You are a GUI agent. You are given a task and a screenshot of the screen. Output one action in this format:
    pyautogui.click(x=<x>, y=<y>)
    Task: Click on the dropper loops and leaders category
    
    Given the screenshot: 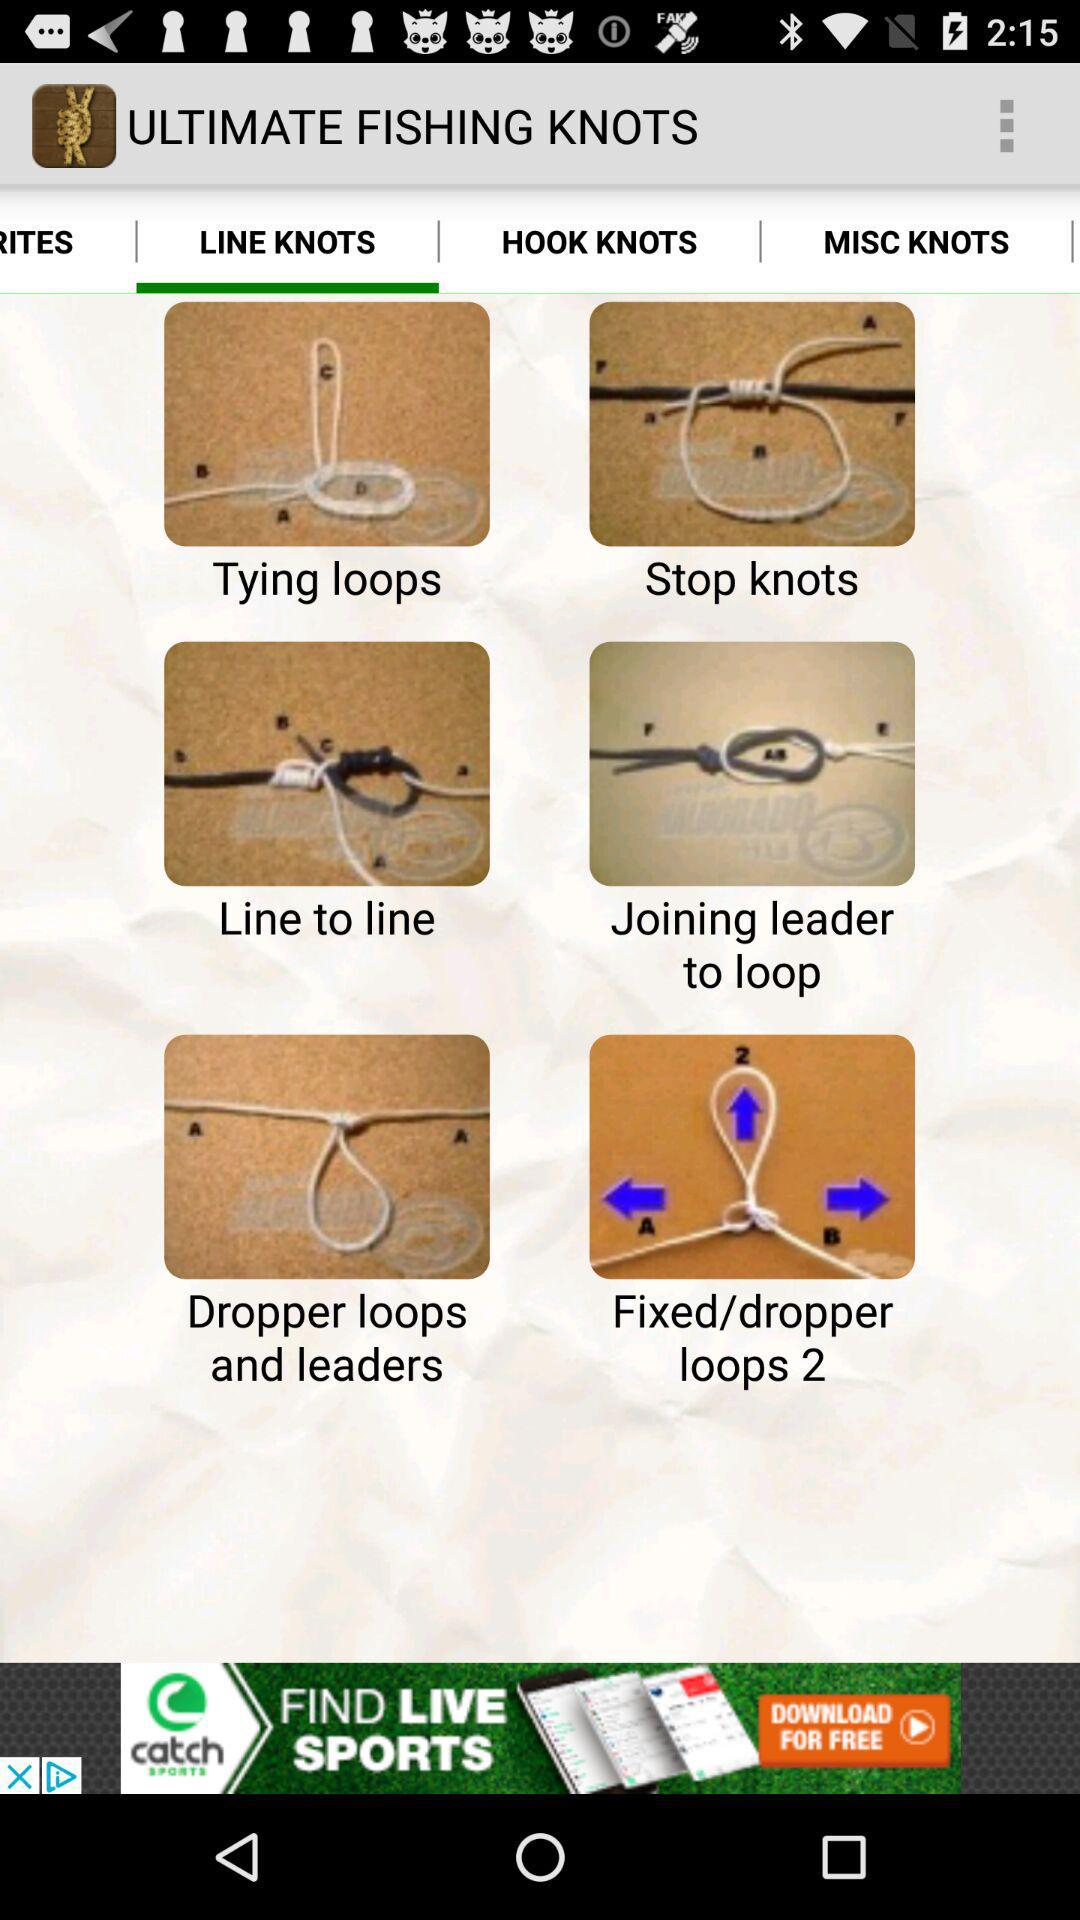 What is the action you would take?
    pyautogui.click(x=326, y=1156)
    